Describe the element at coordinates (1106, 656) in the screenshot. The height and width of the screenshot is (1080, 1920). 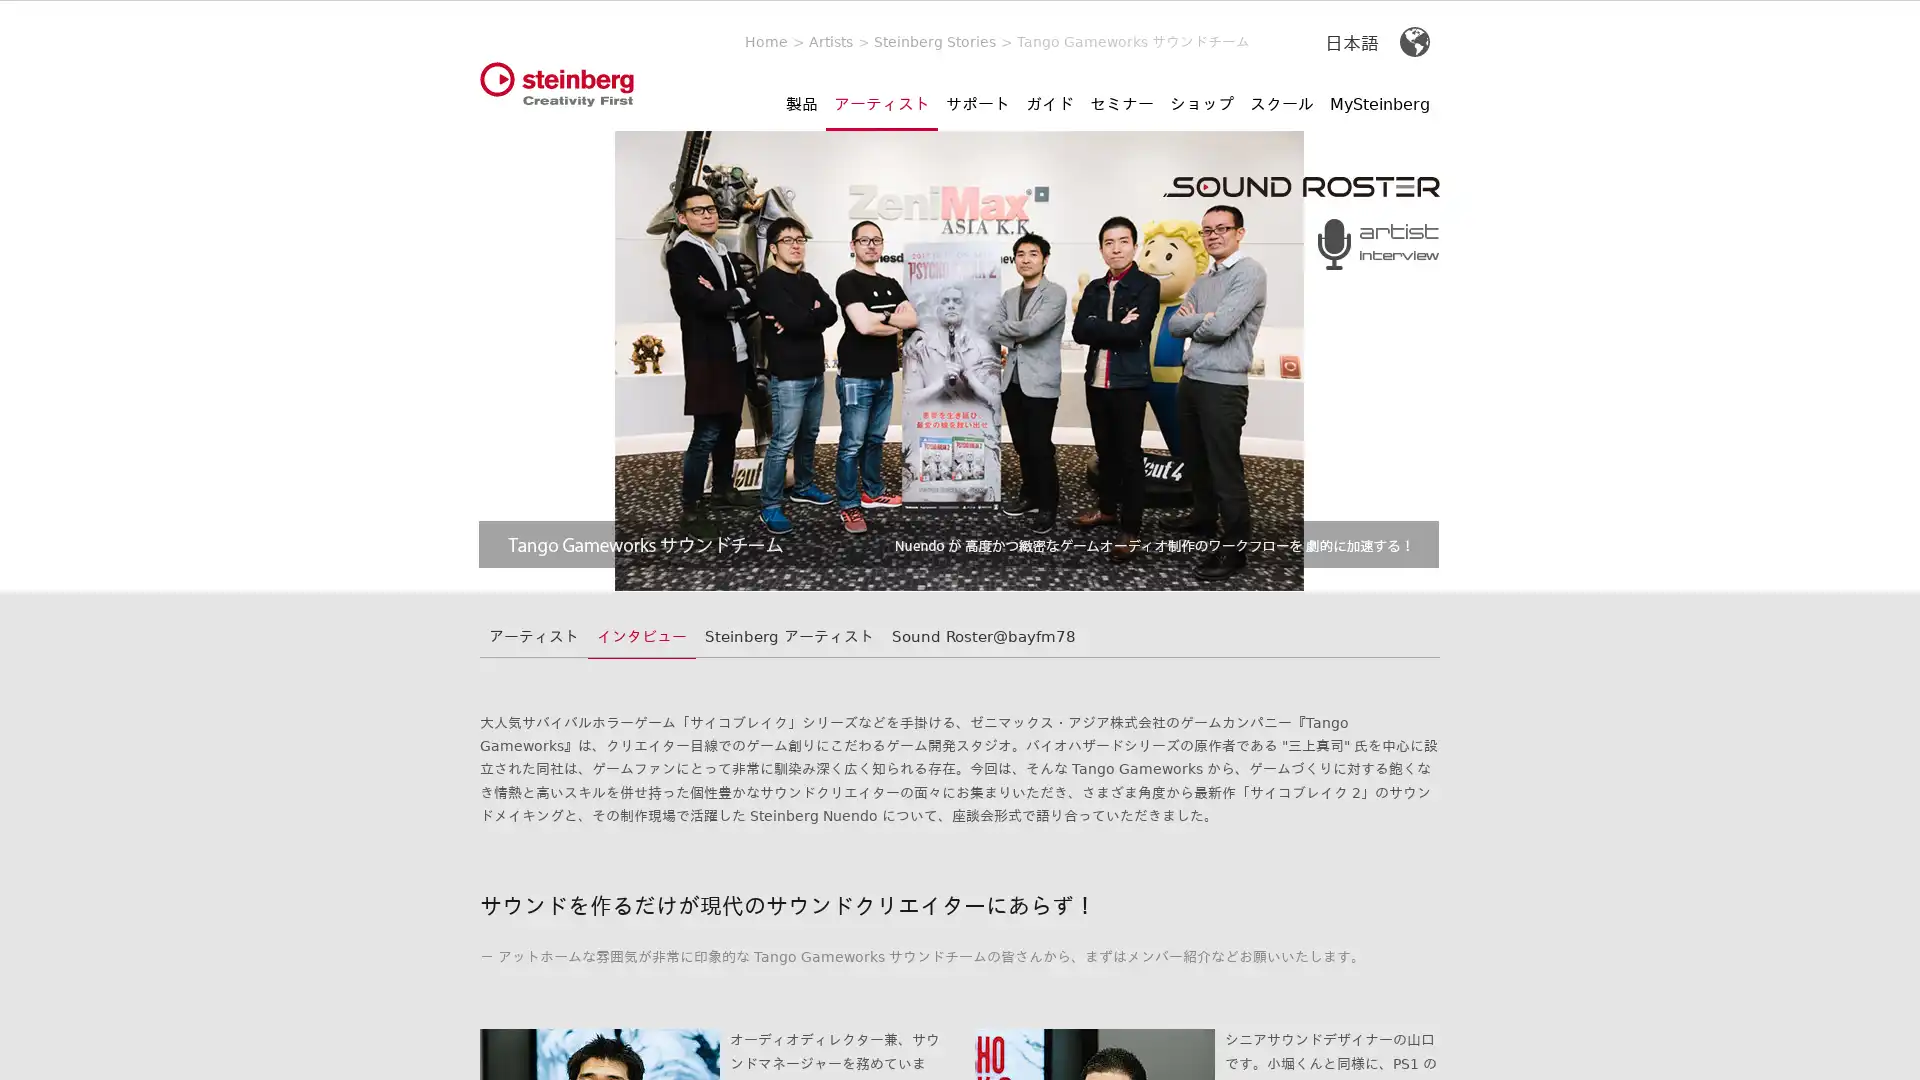
I see `Accept All` at that location.